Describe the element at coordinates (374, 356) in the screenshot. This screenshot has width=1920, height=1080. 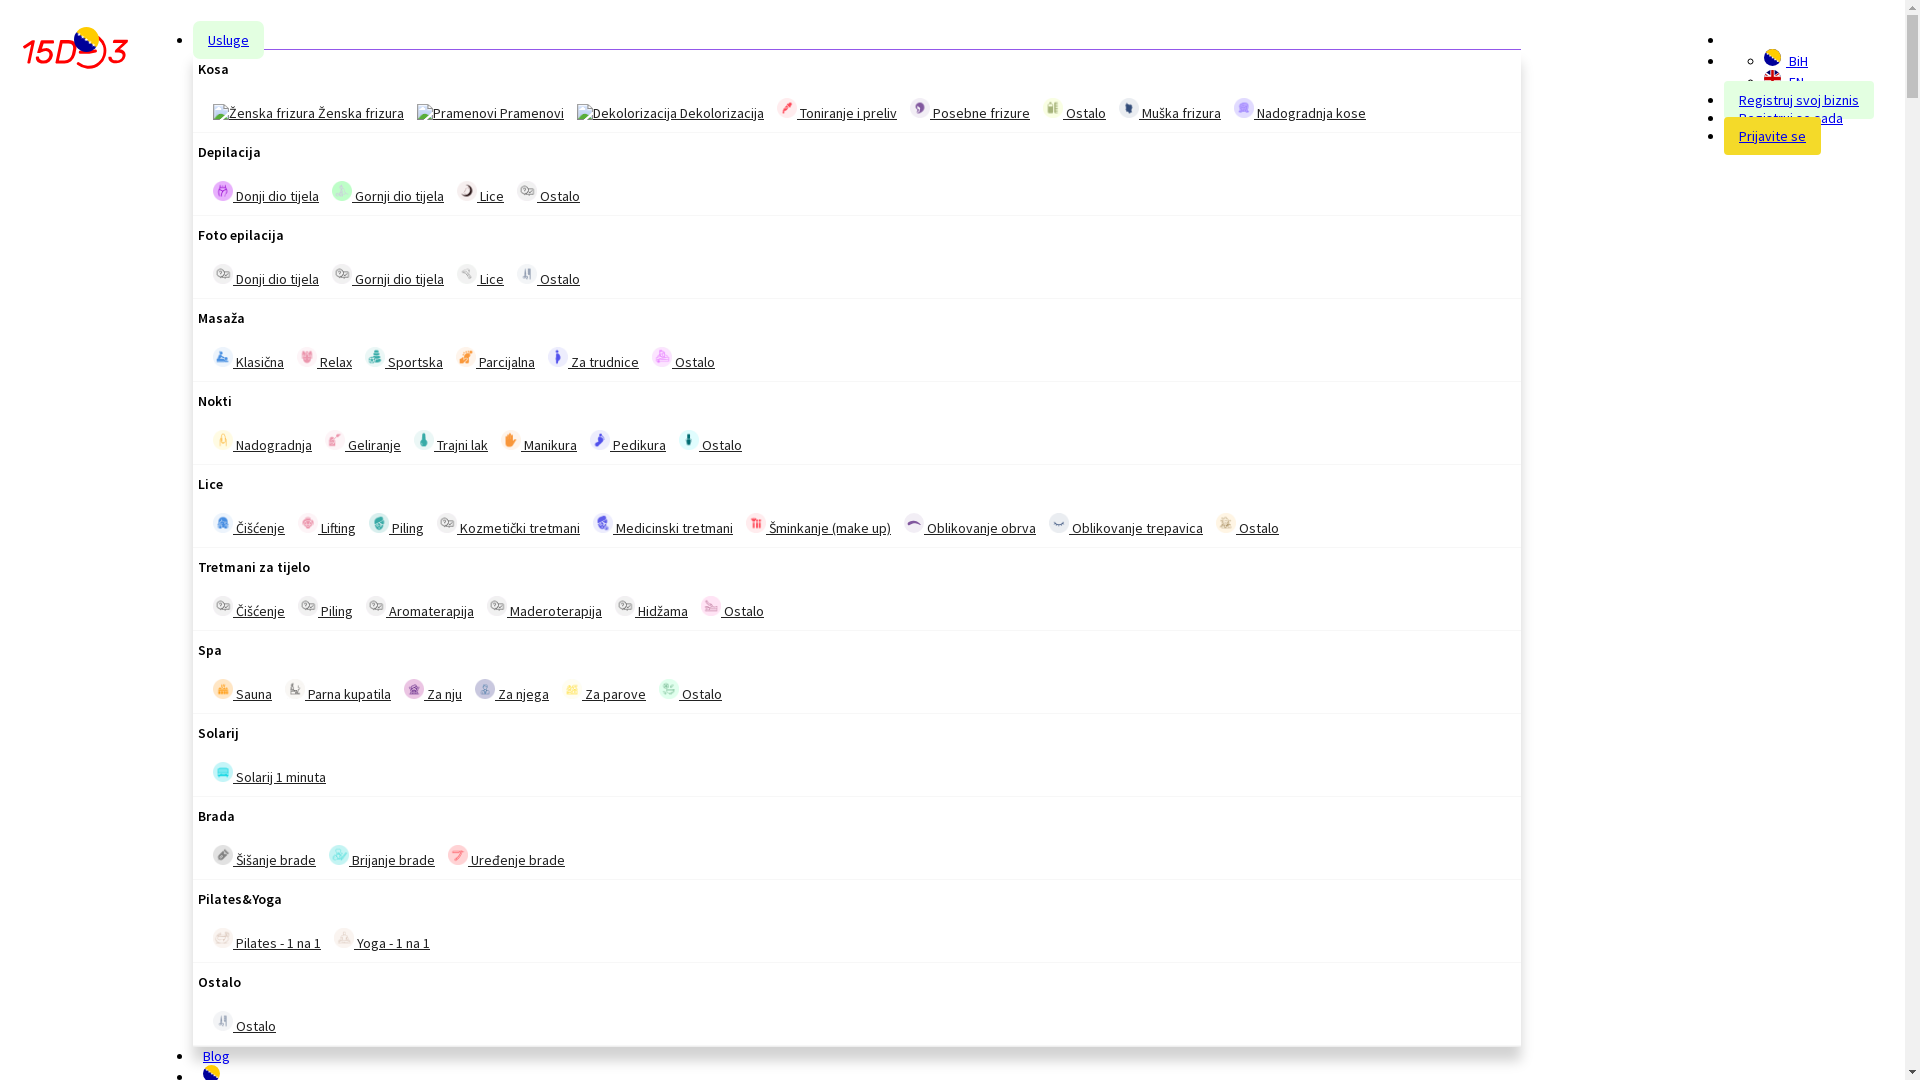
I see `'Sportska'` at that location.